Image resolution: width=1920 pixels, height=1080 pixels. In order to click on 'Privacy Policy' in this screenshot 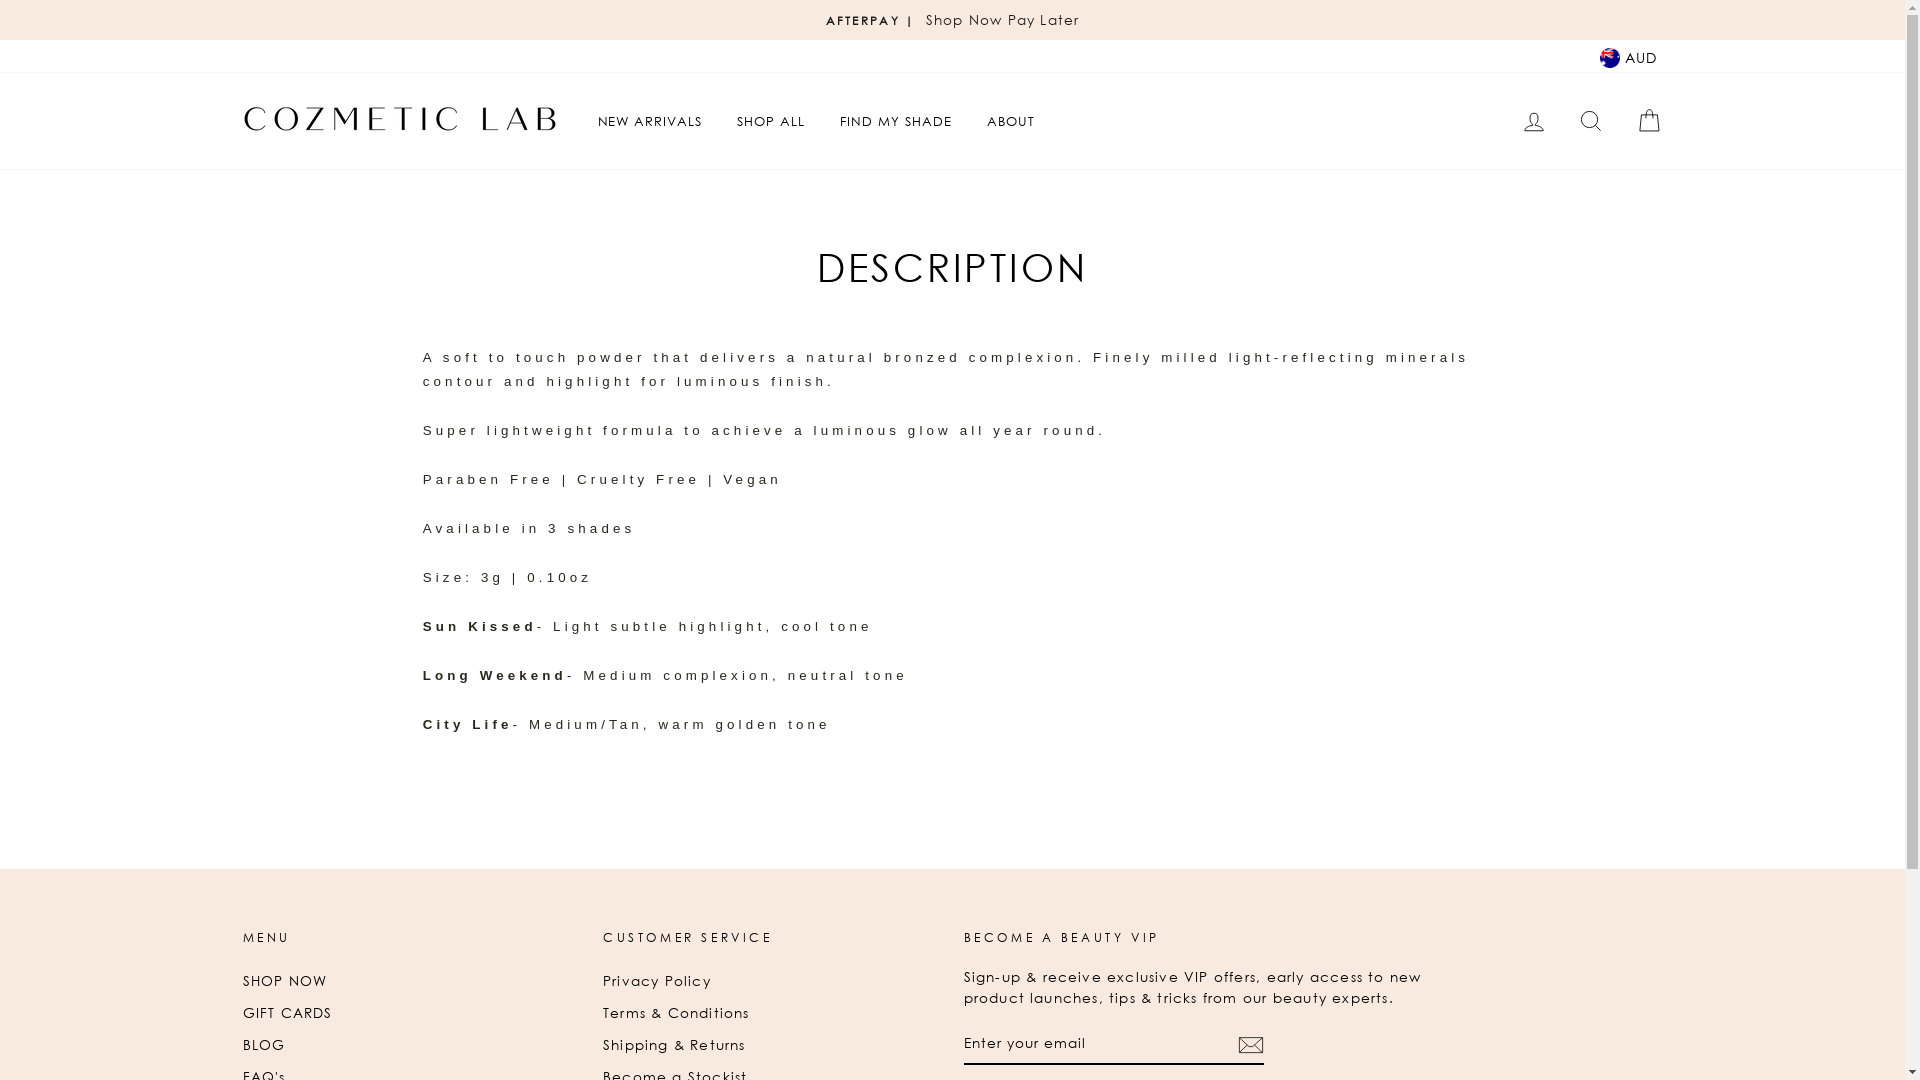, I will do `click(657, 979)`.